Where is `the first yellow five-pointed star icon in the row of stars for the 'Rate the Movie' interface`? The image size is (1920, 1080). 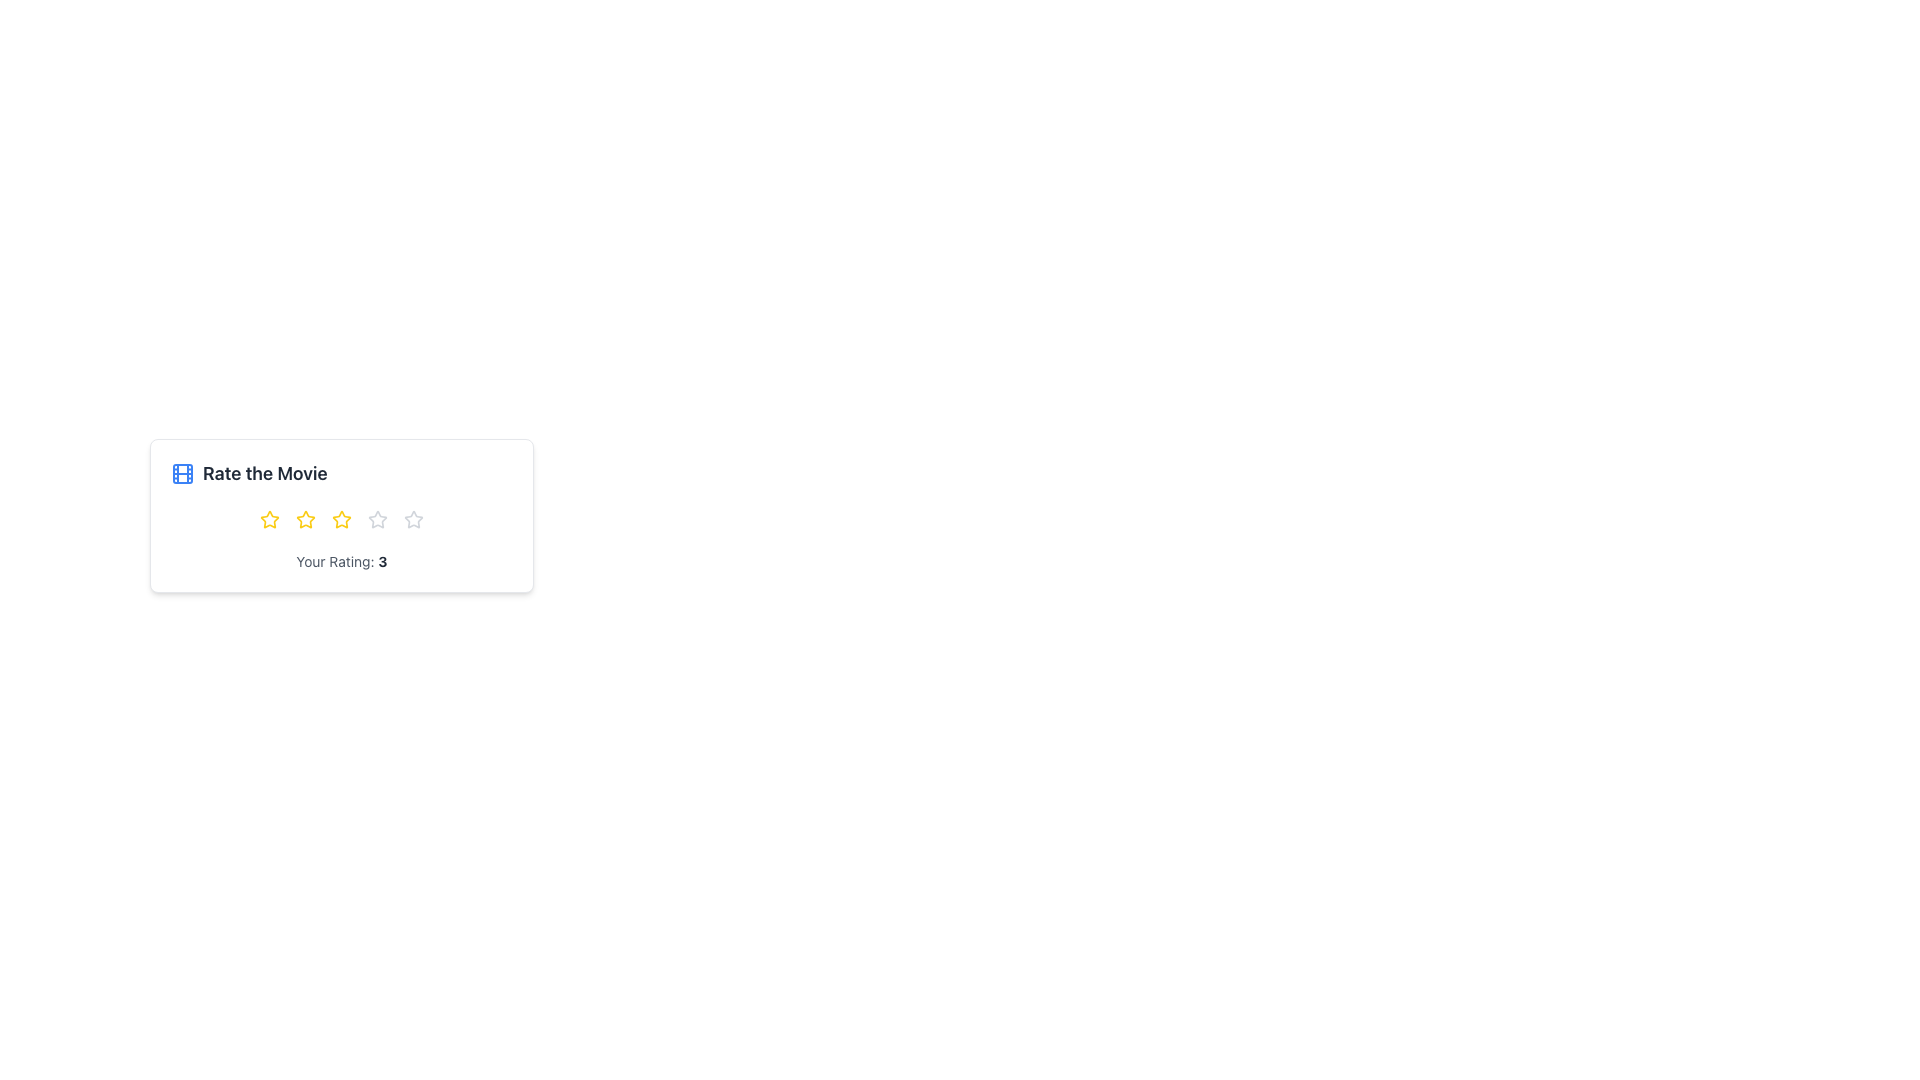
the first yellow five-pointed star icon in the row of stars for the 'Rate the Movie' interface is located at coordinates (268, 519).